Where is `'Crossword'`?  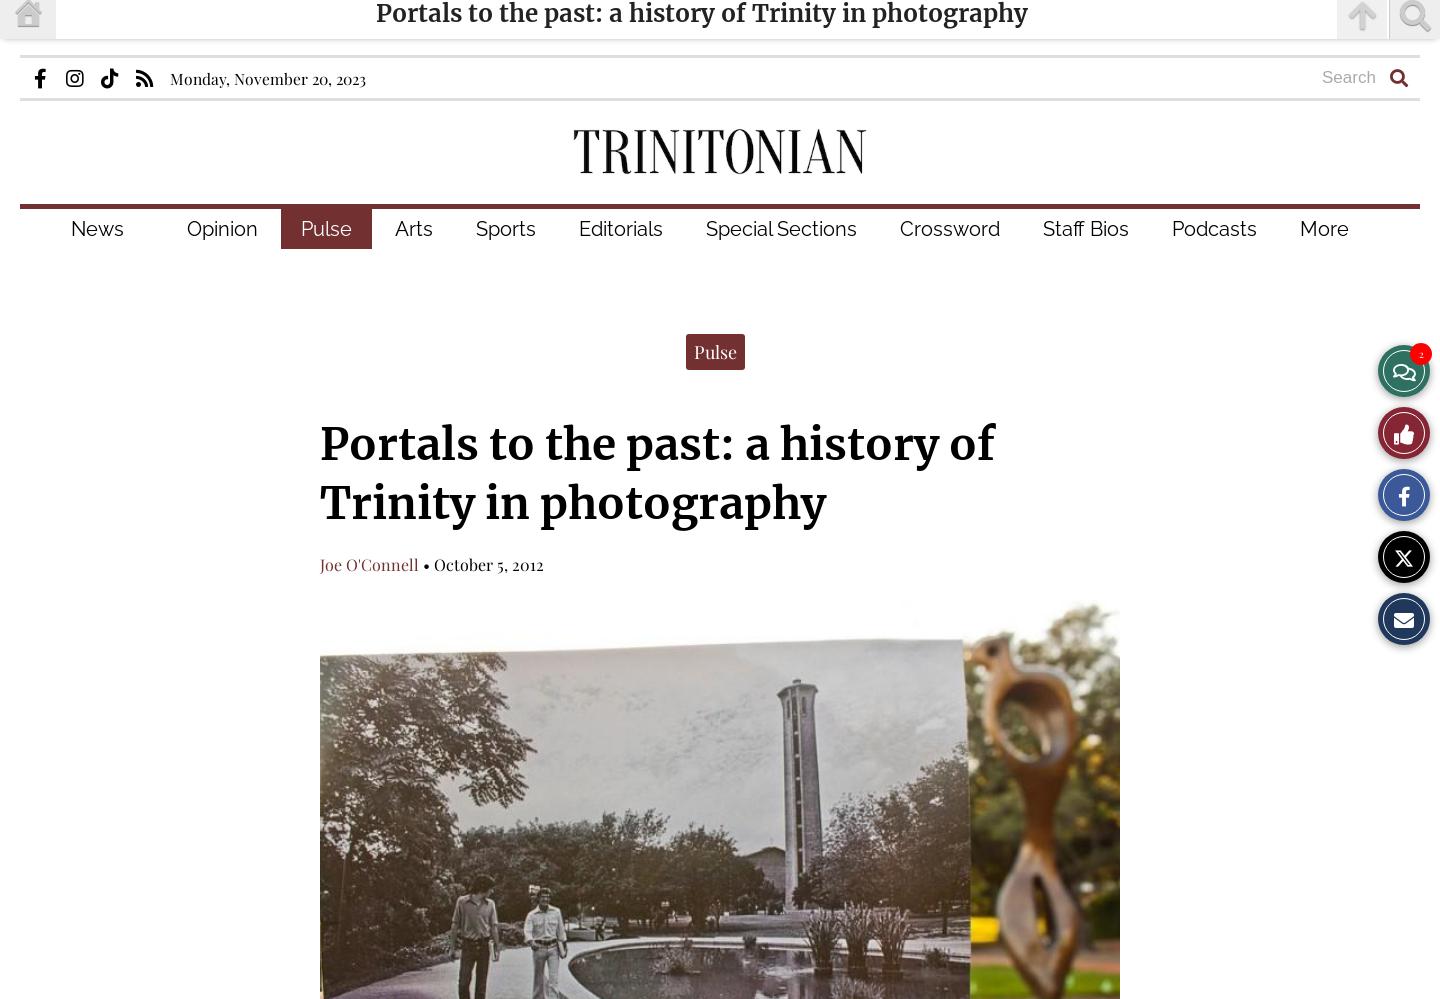
'Crossword' is located at coordinates (949, 228).